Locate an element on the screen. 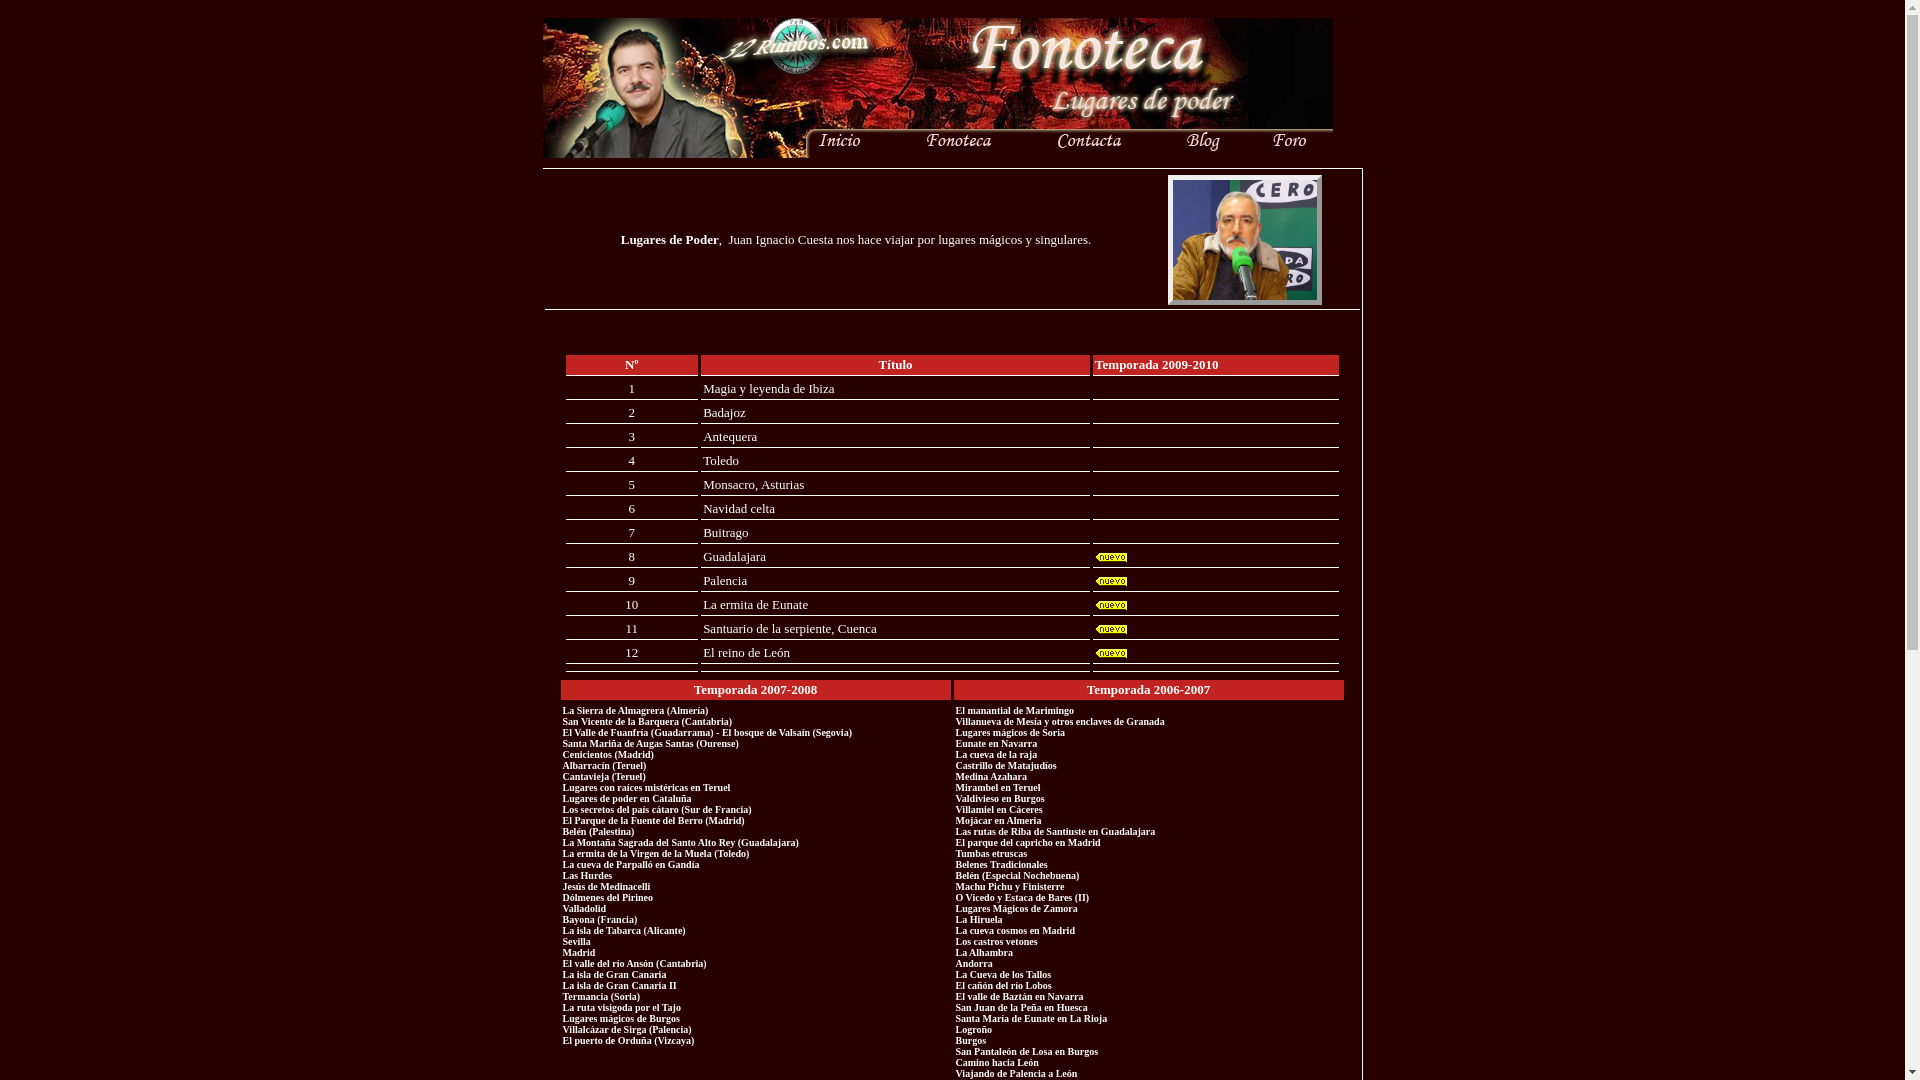 The height and width of the screenshot is (1080, 1920). 'Medina Azahara      ' is located at coordinates (998, 775).